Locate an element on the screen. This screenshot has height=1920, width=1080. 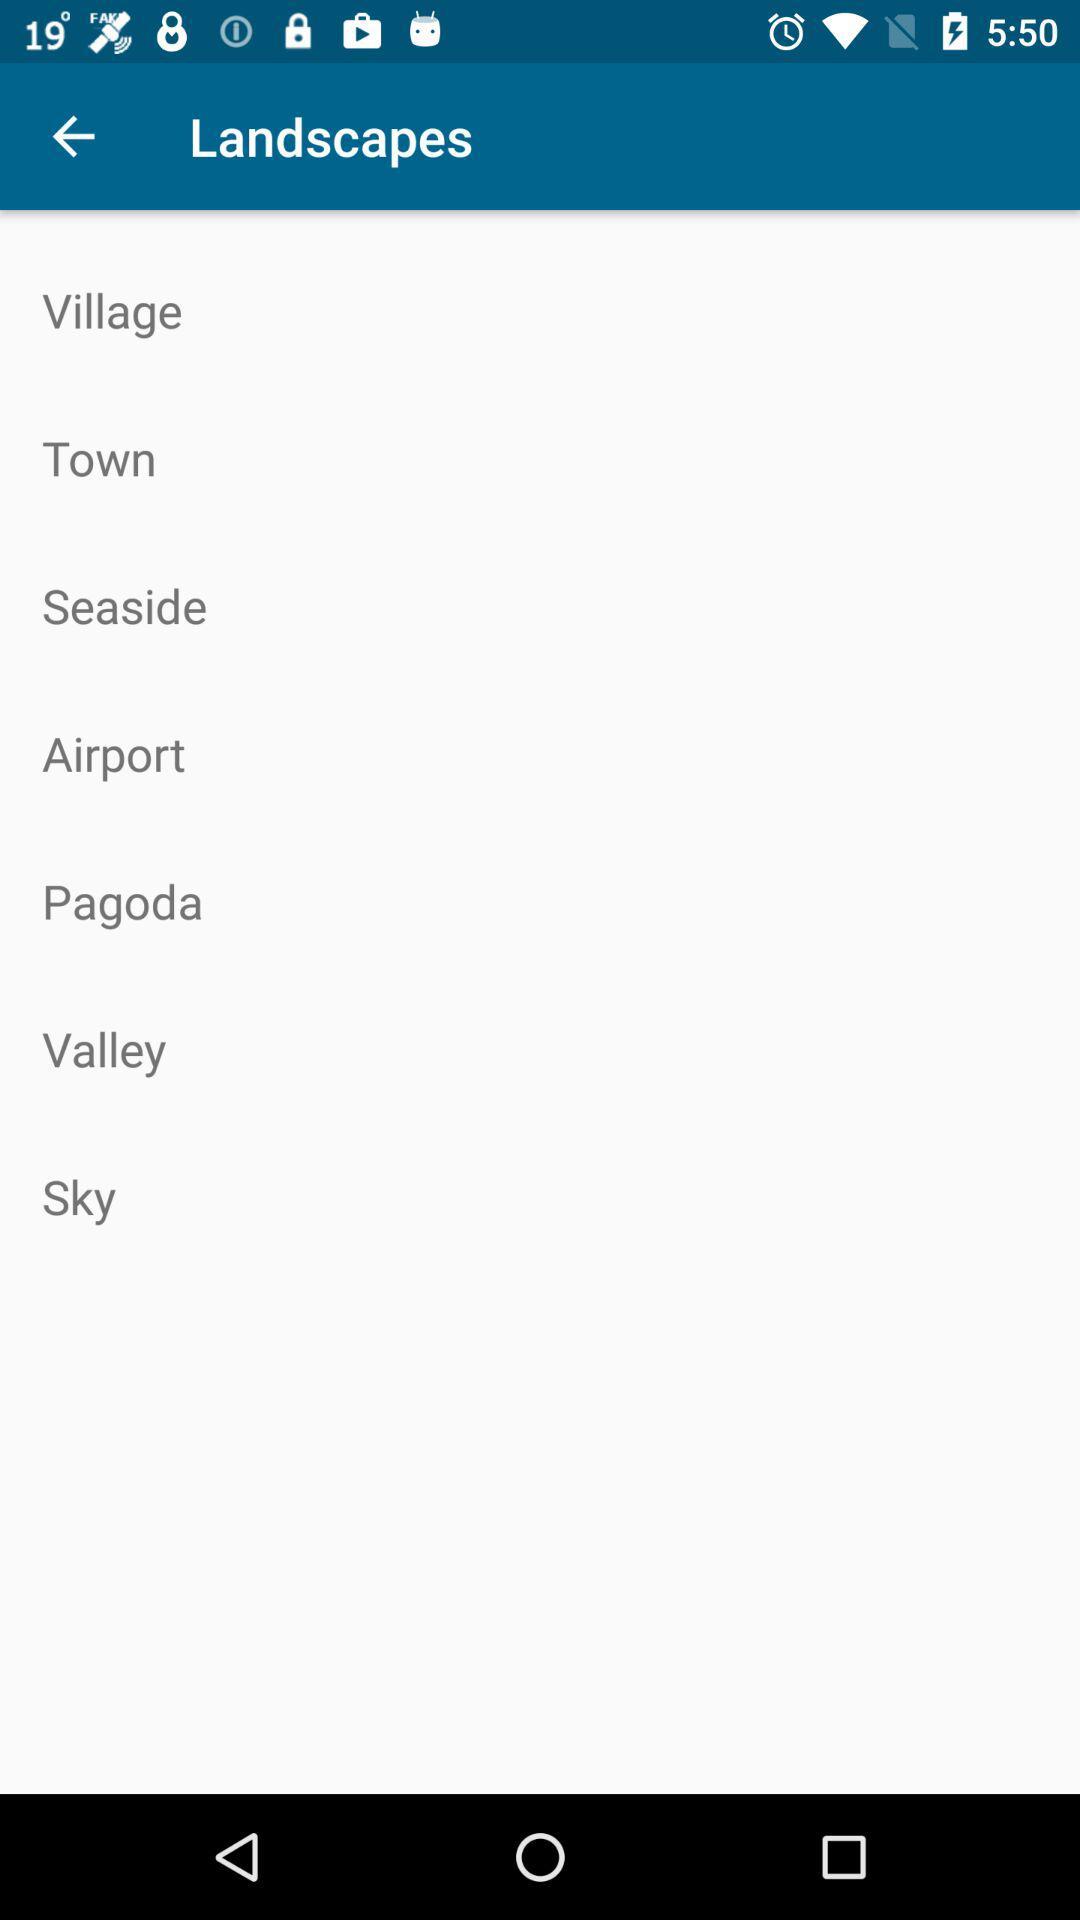
icon above airport is located at coordinates (540, 604).